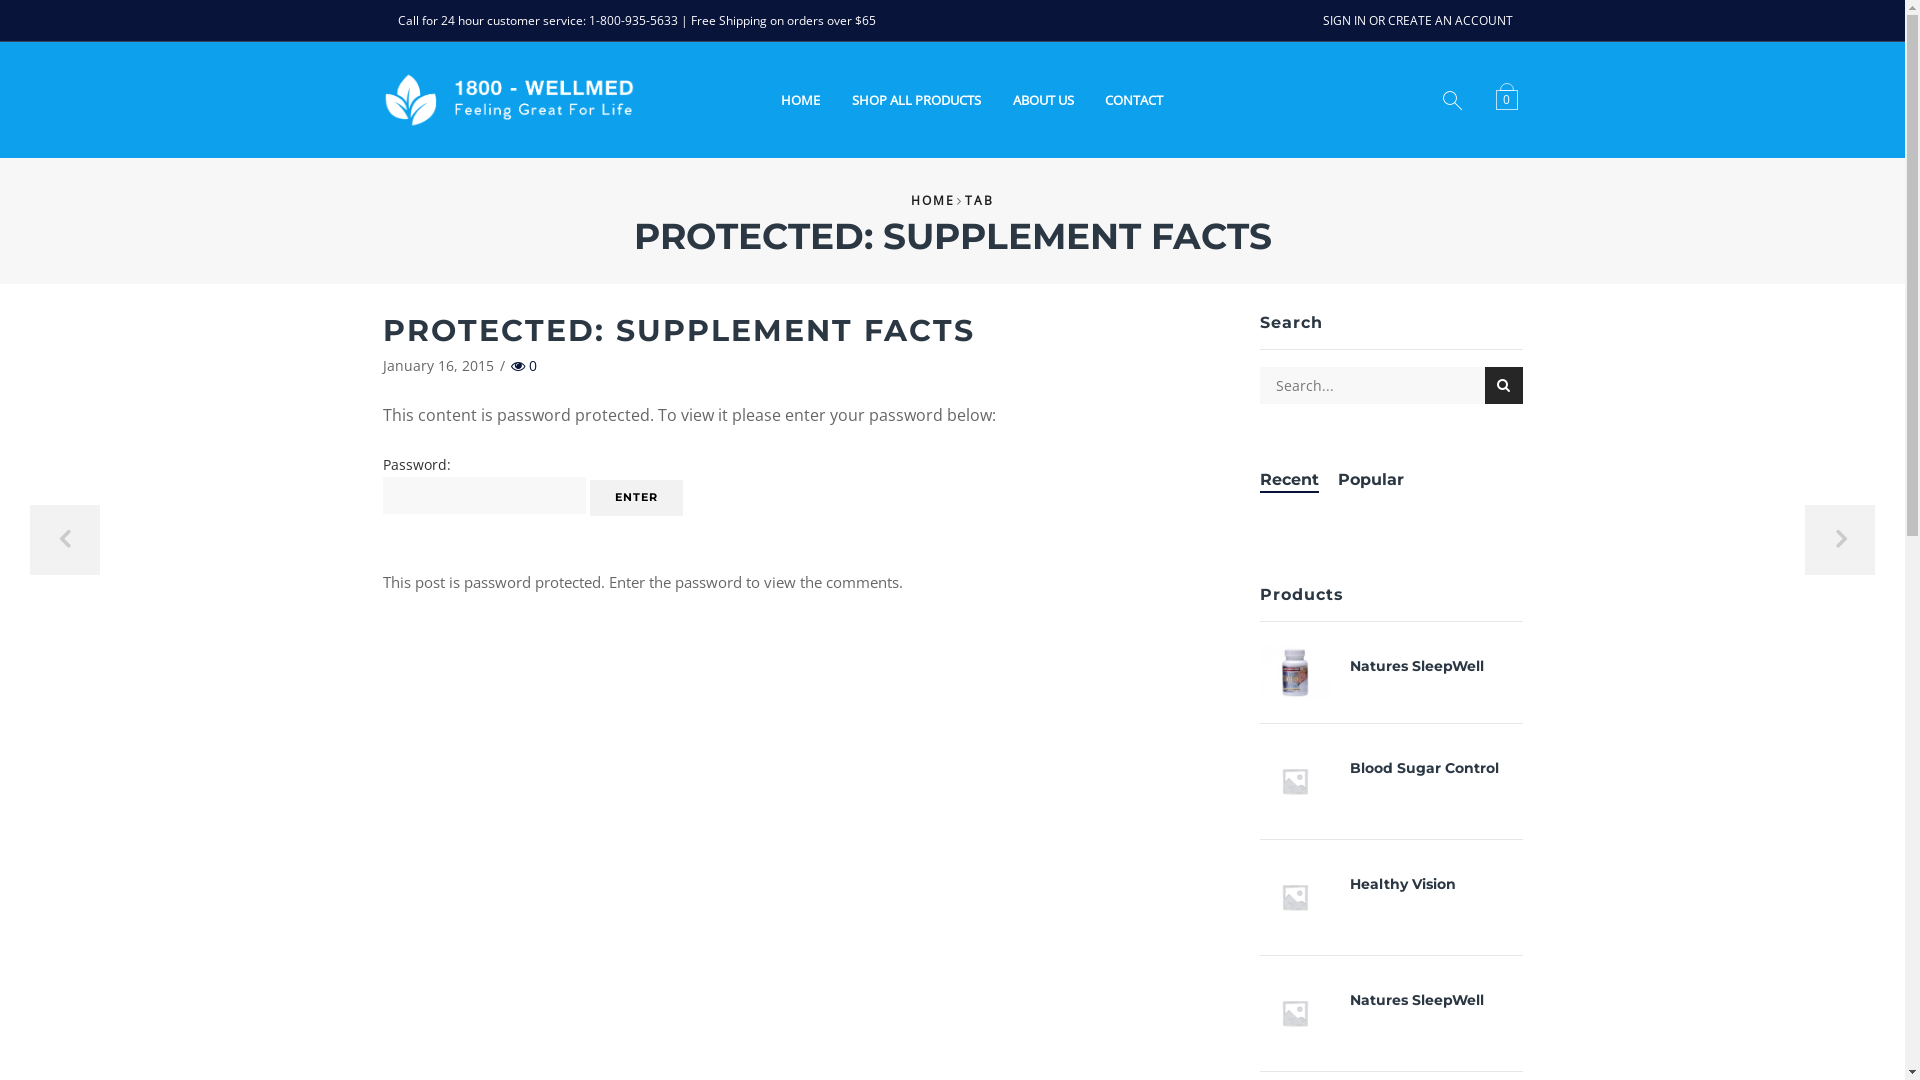  Describe the element at coordinates (635, 496) in the screenshot. I see `'Enter'` at that location.